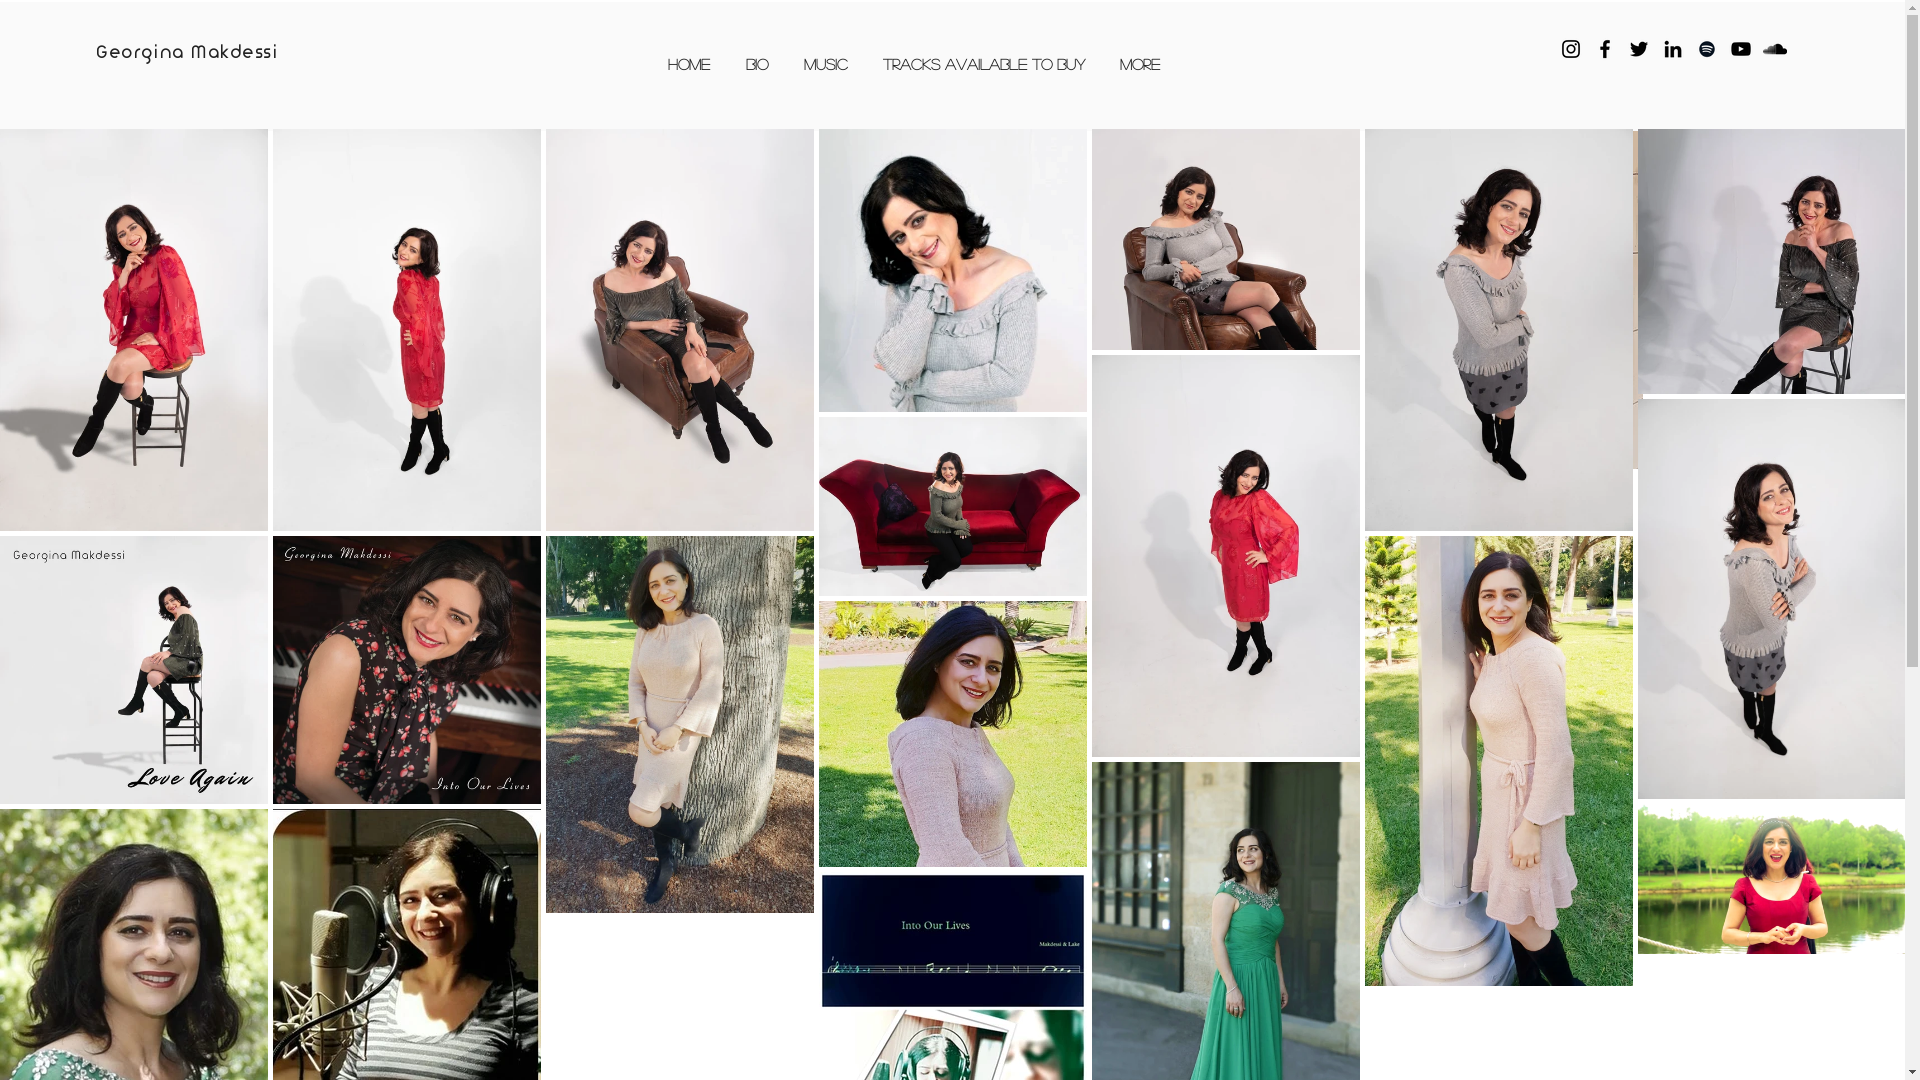 The image size is (1920, 1080). I want to click on 'MUSIC', so click(825, 62).